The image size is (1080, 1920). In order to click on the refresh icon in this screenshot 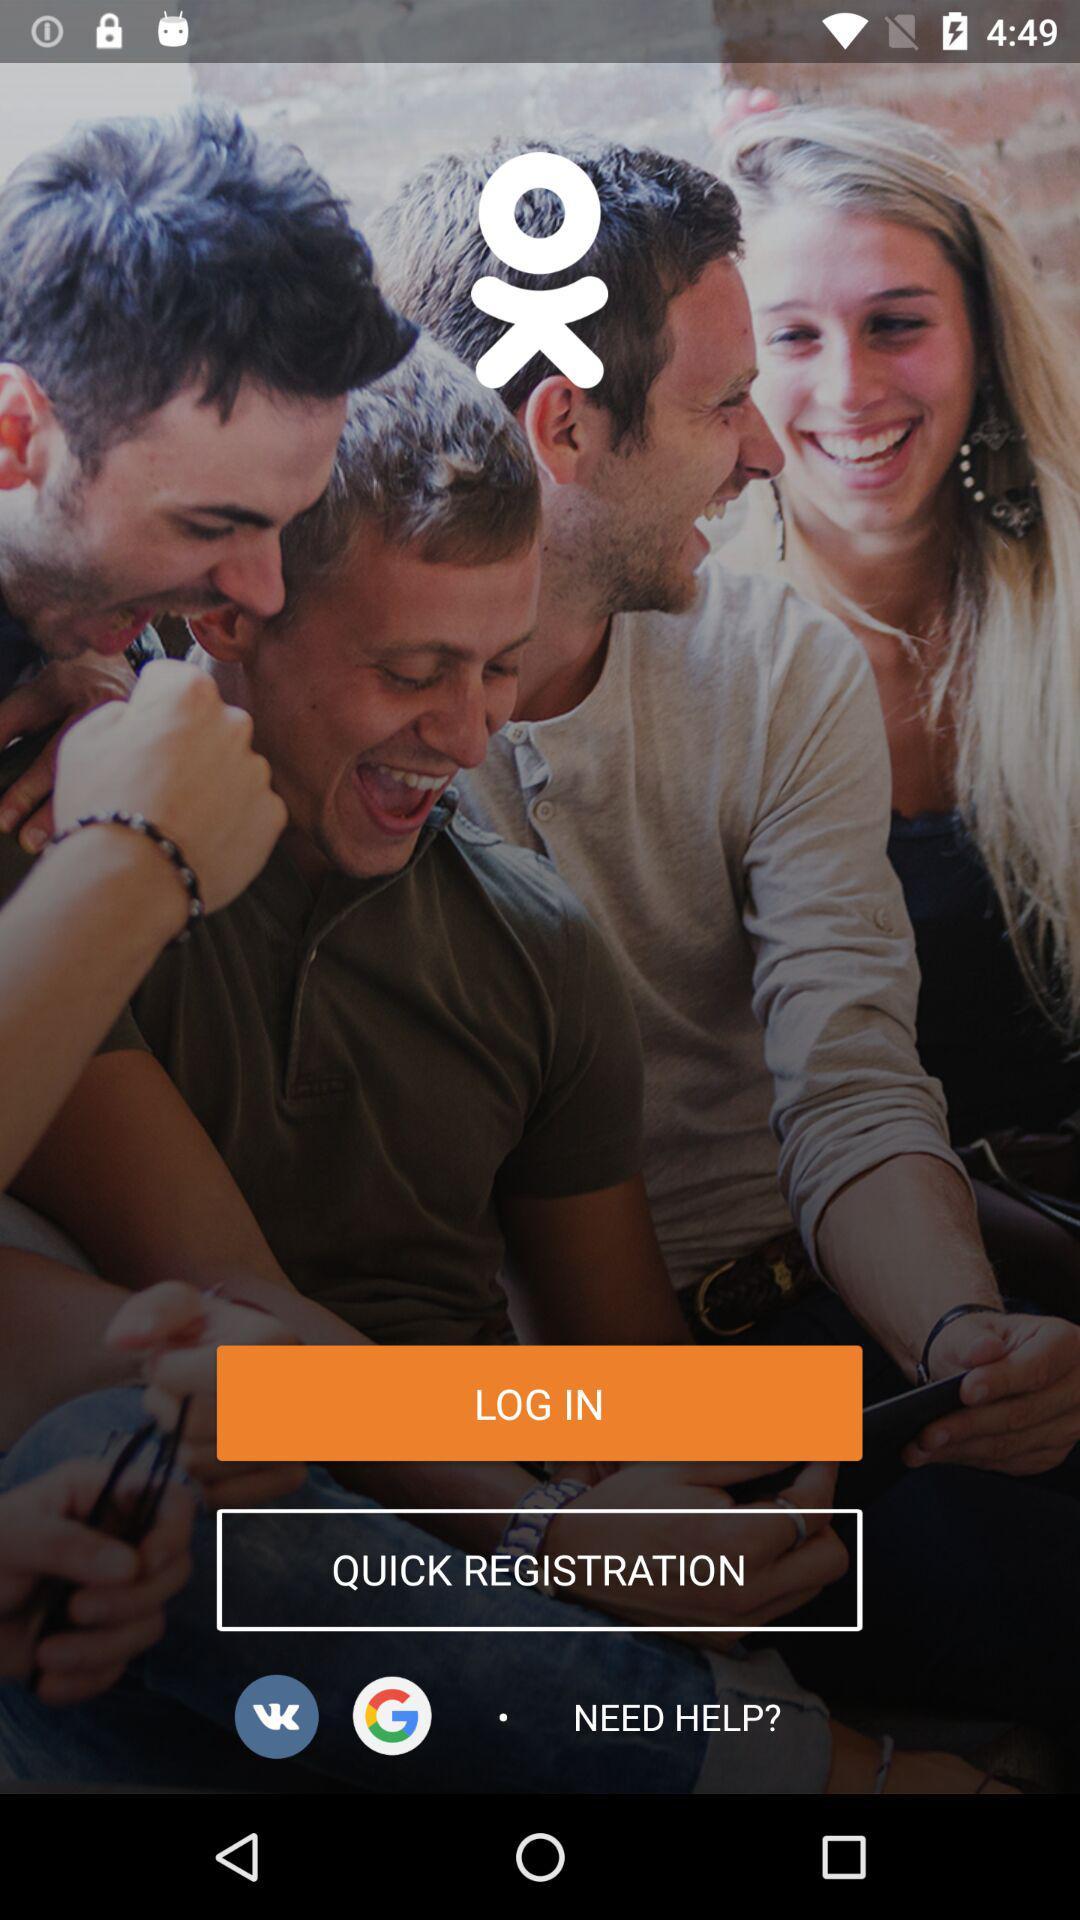, I will do `click(392, 1715)`.